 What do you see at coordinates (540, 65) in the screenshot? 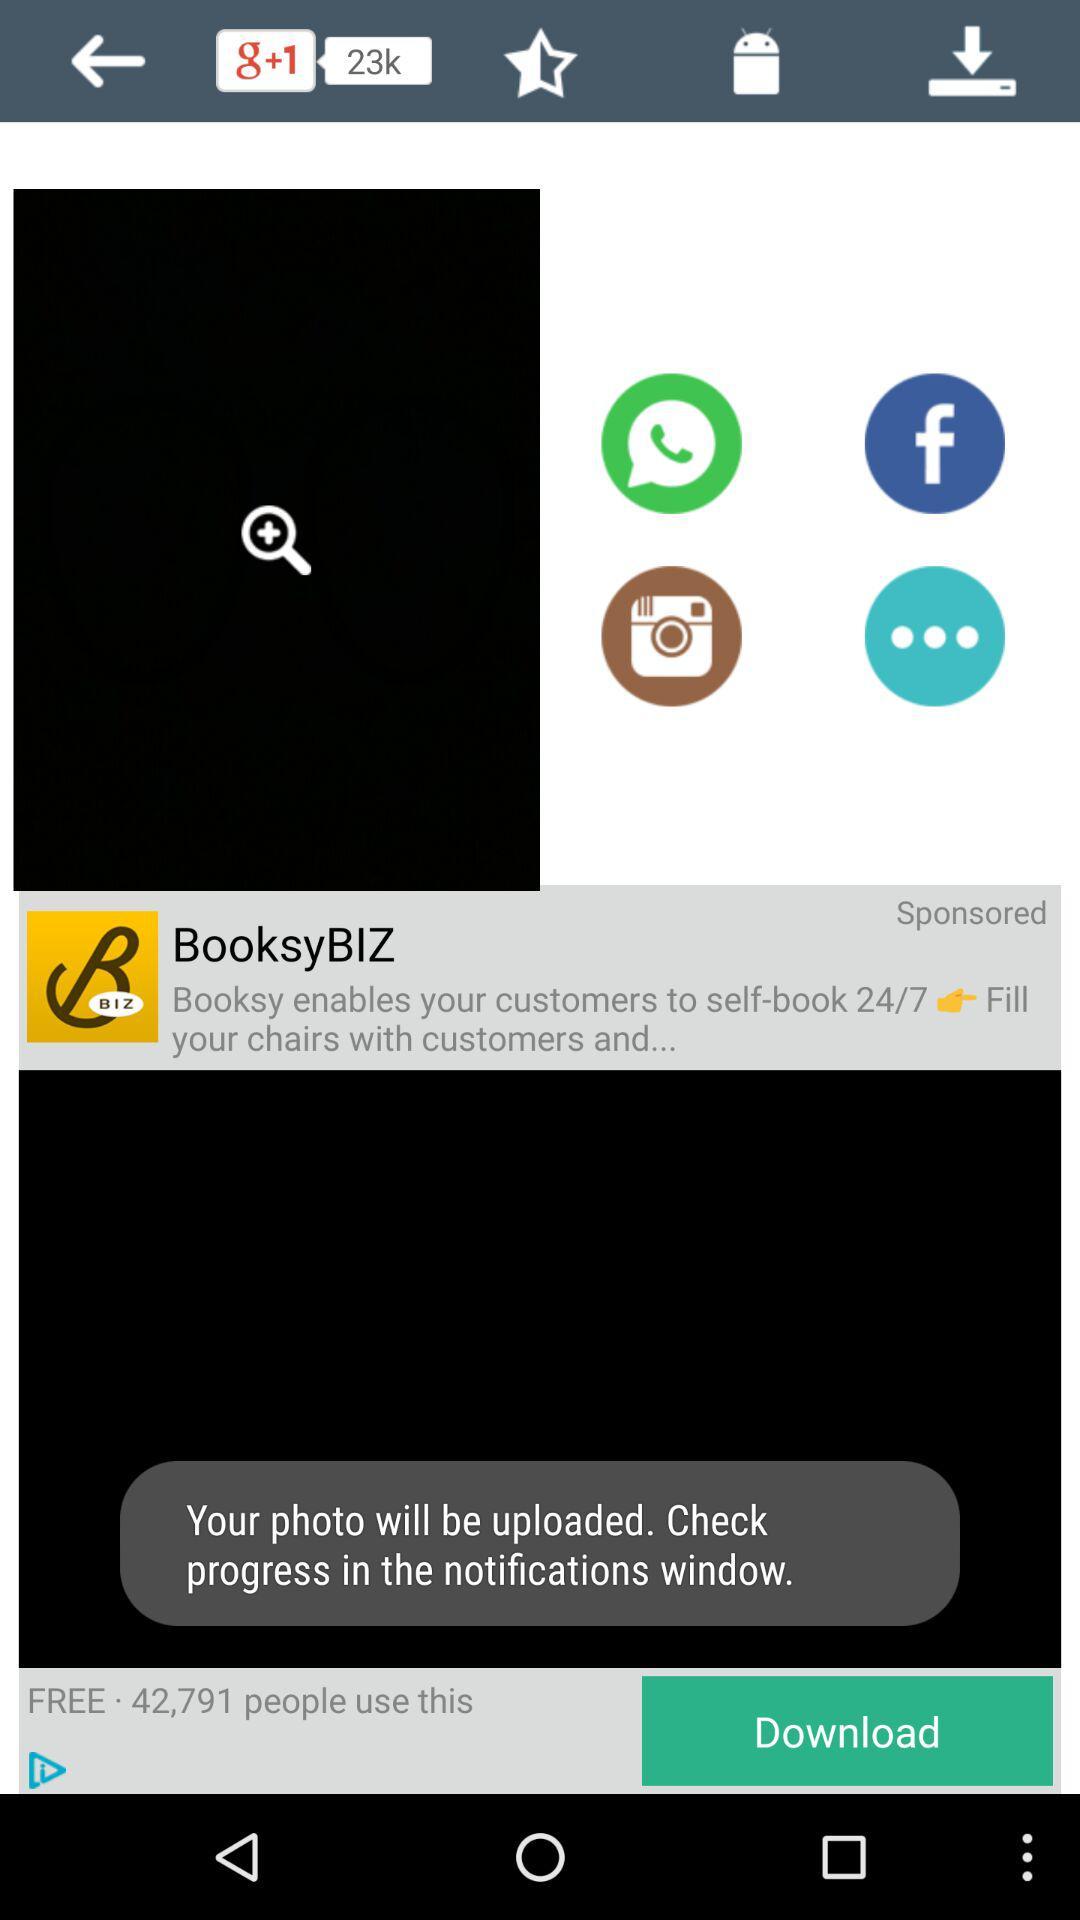
I see `the star icon` at bounding box center [540, 65].